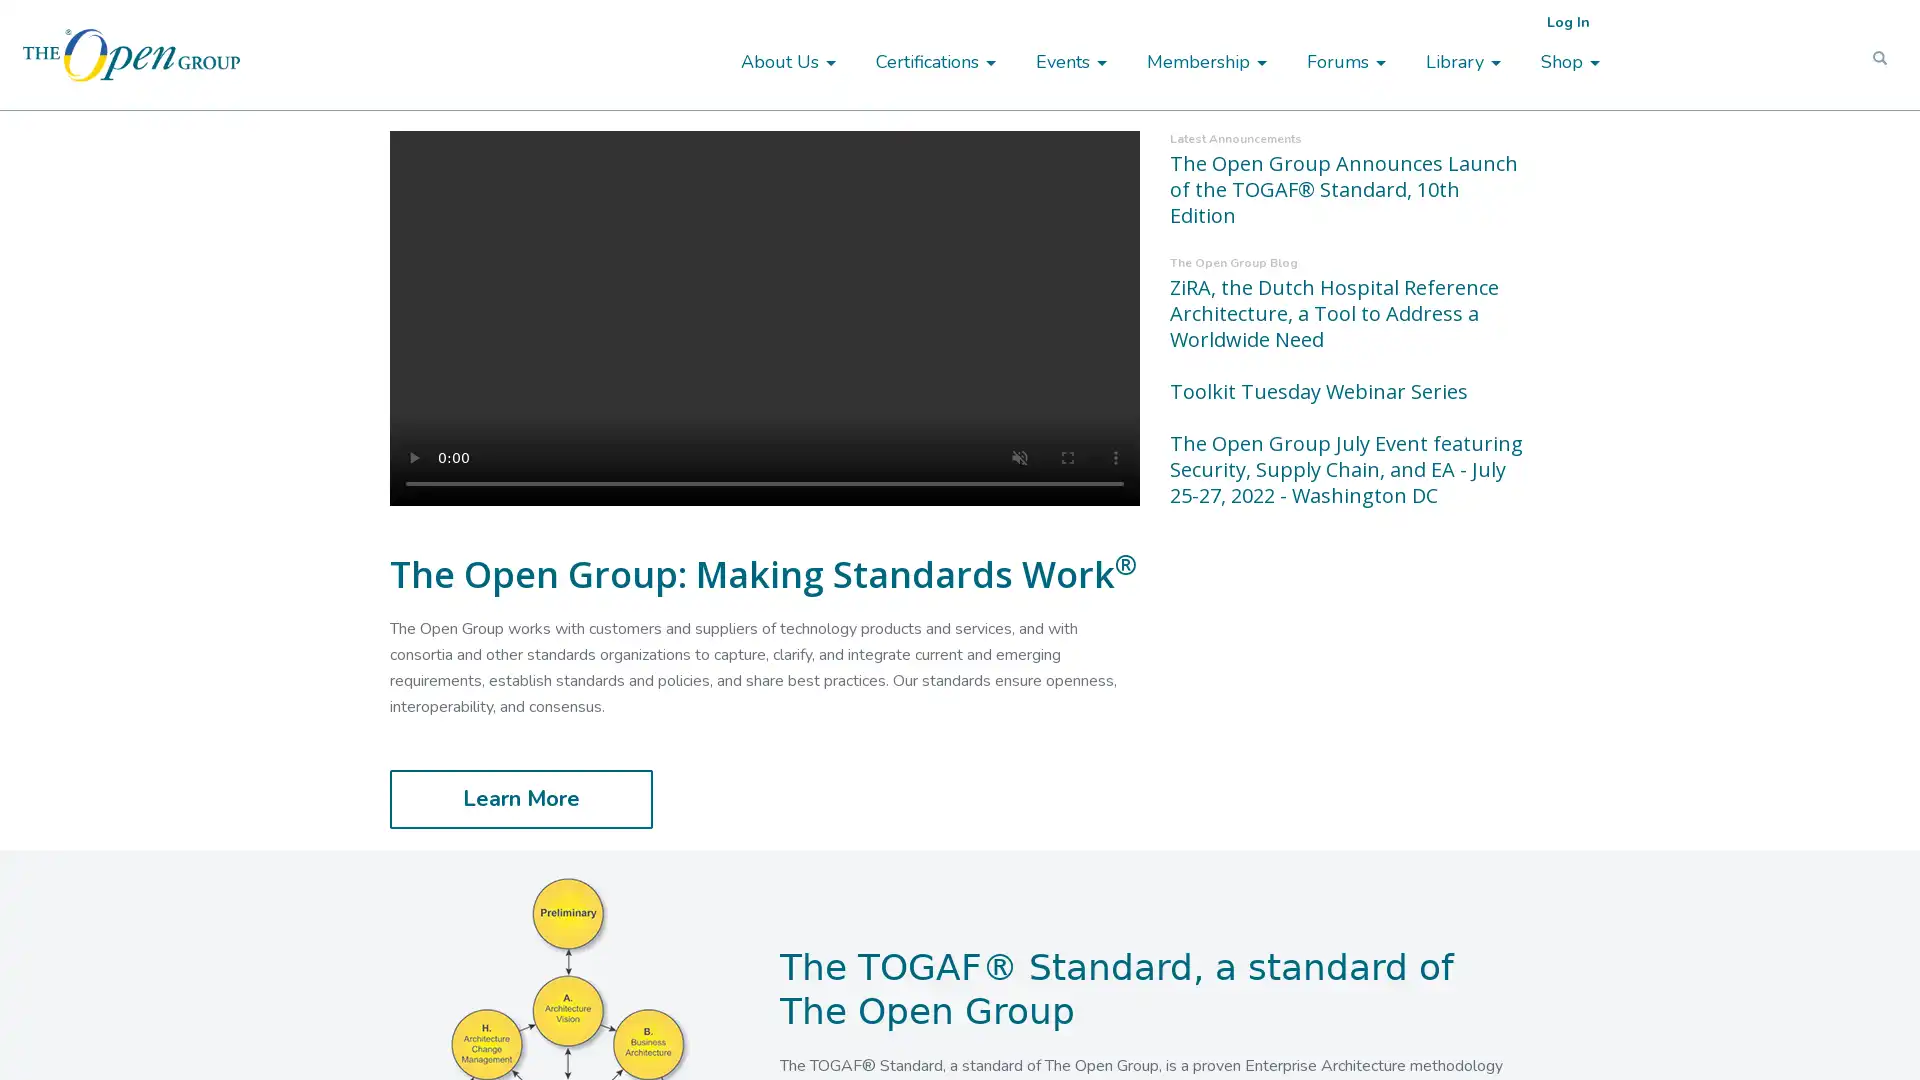  I want to click on enter full screen, so click(1066, 458).